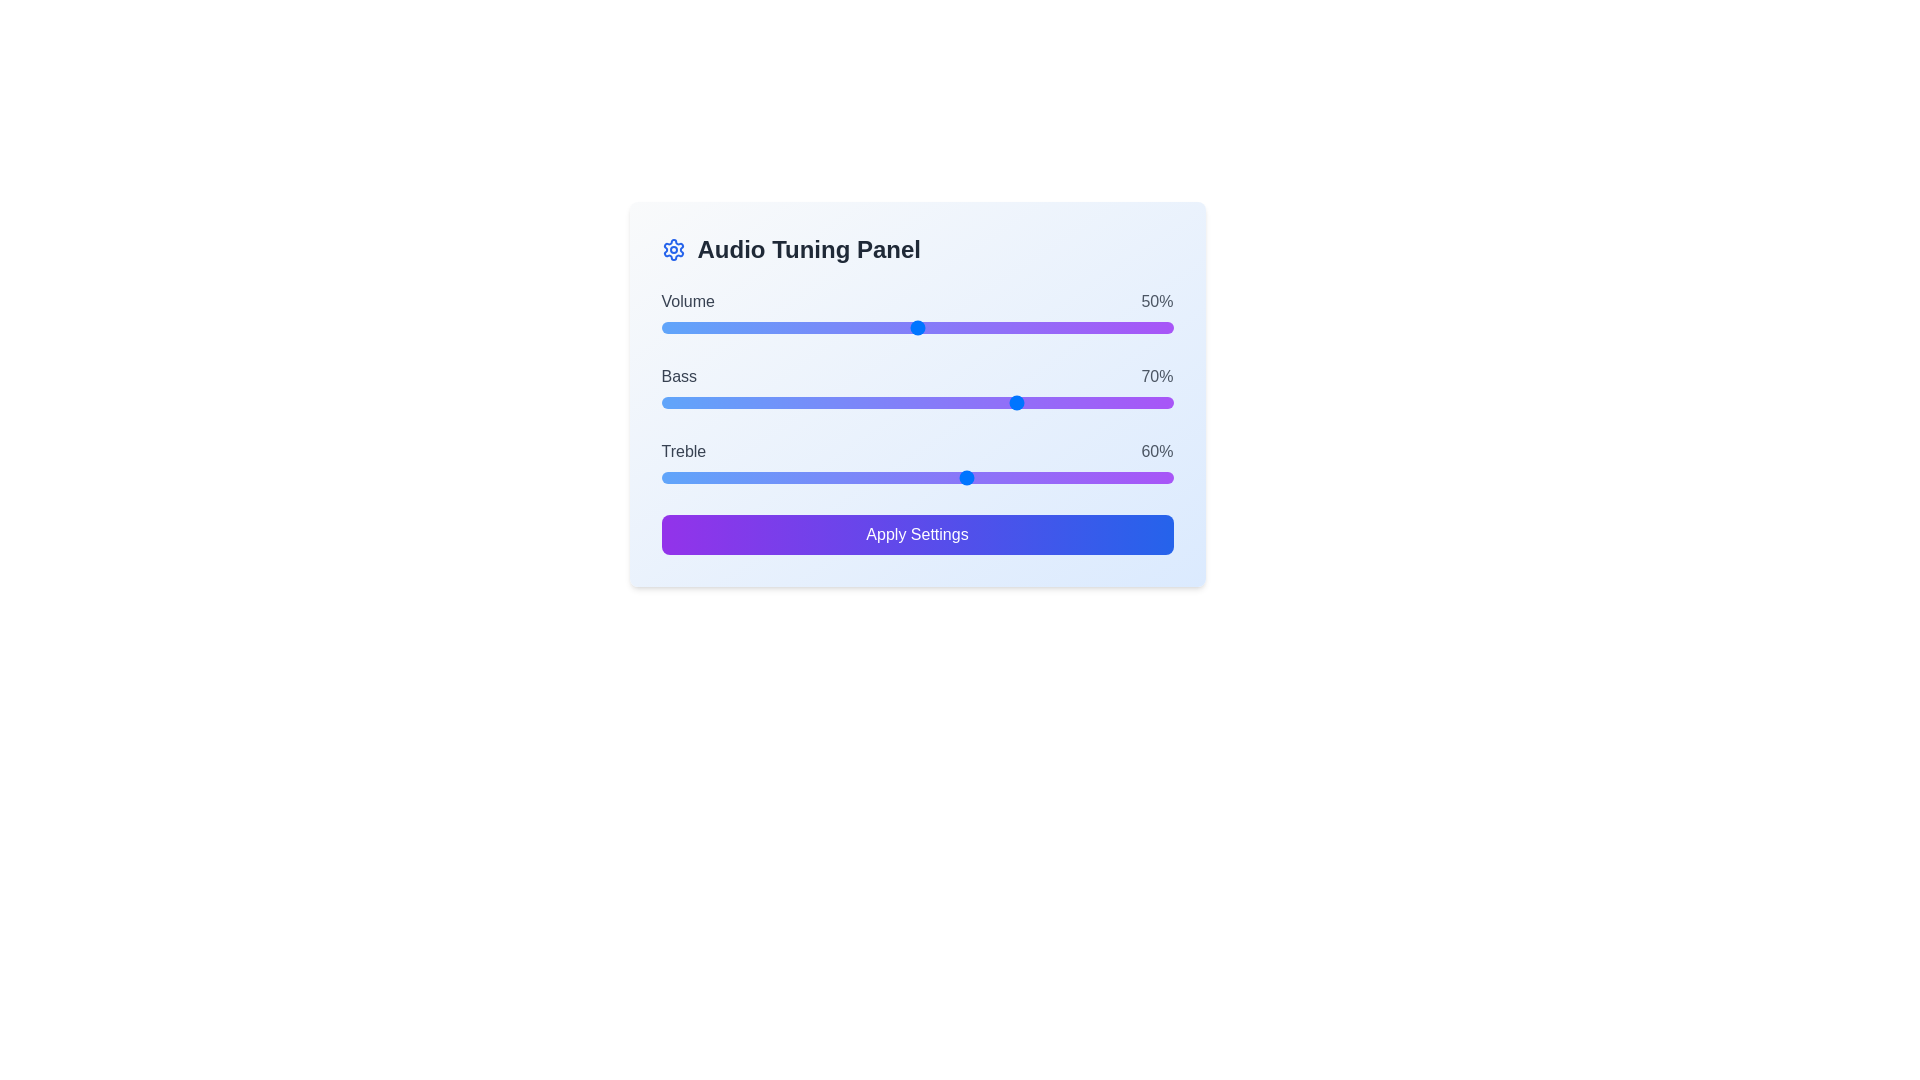 The image size is (1920, 1080). What do you see at coordinates (931, 402) in the screenshot?
I see `the bass level` at bounding box center [931, 402].